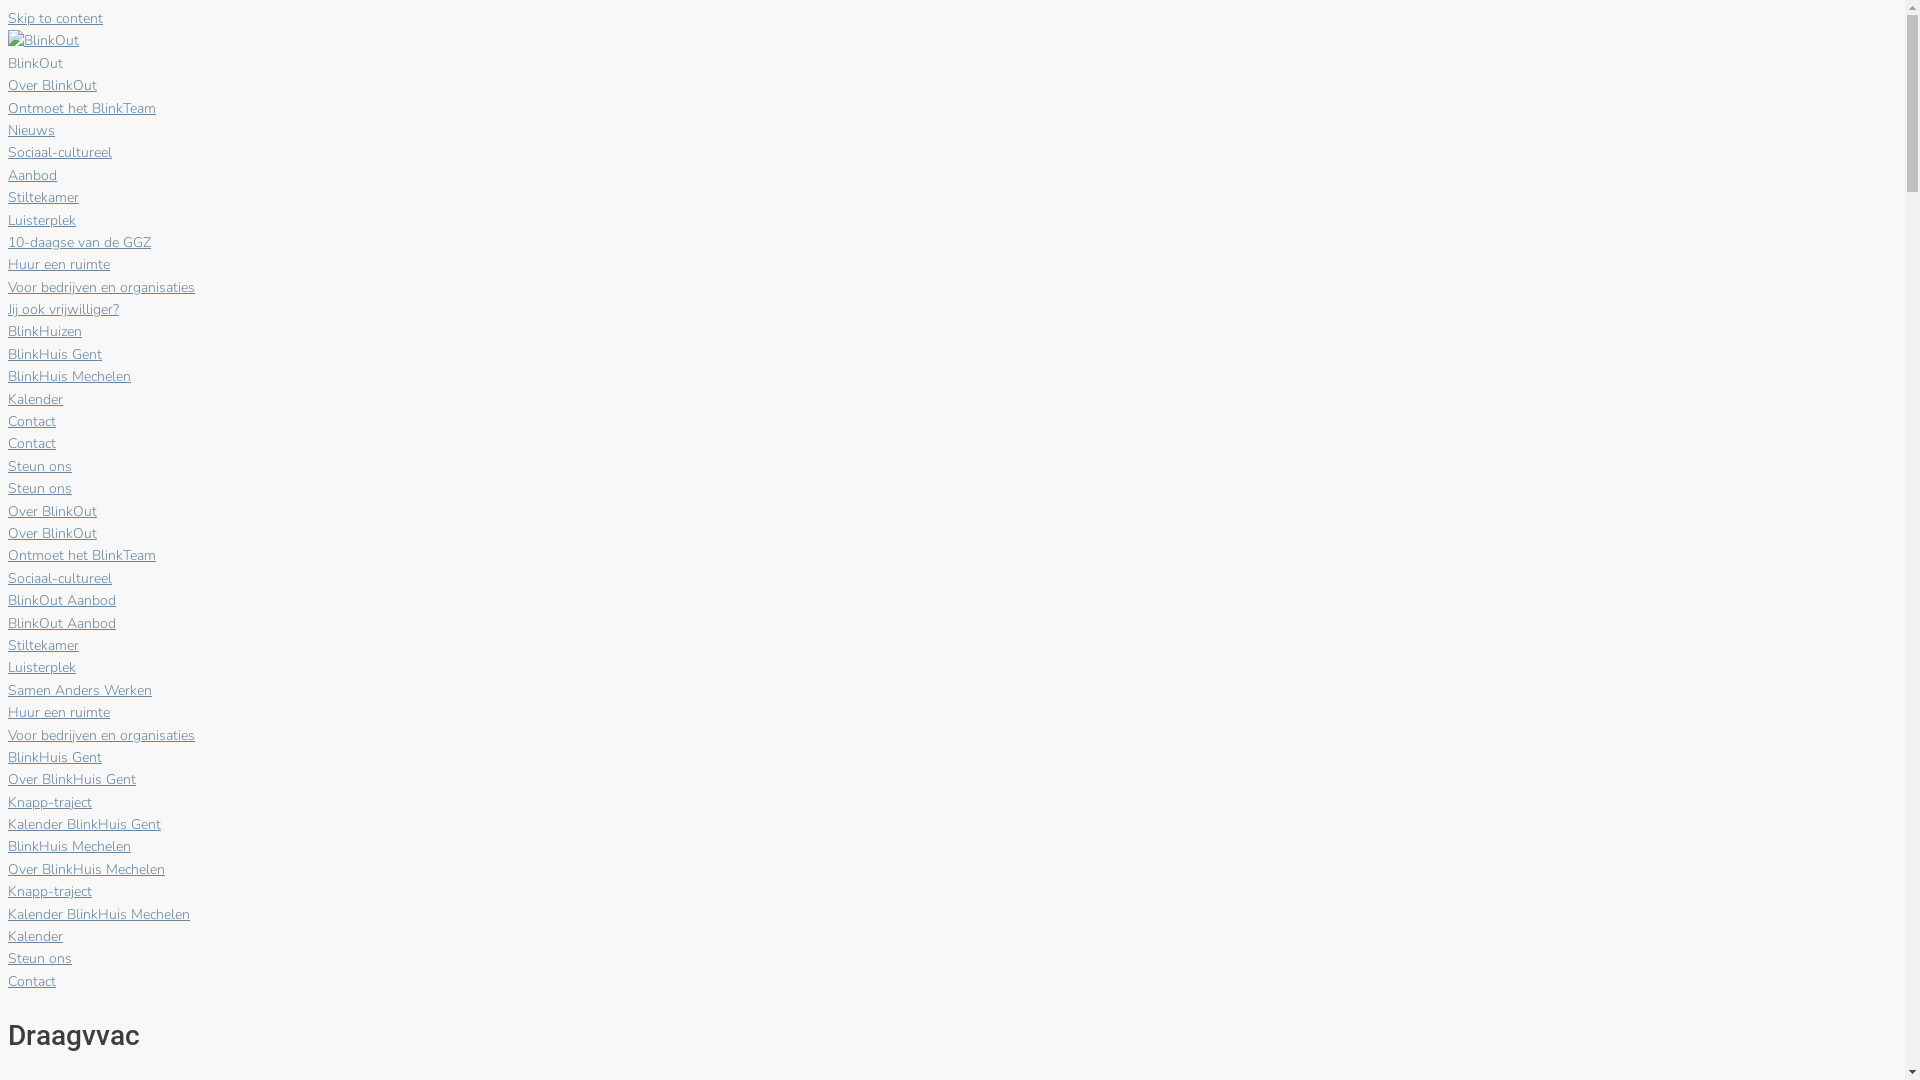  Describe the element at coordinates (43, 197) in the screenshot. I see `'Stiltekamer'` at that location.